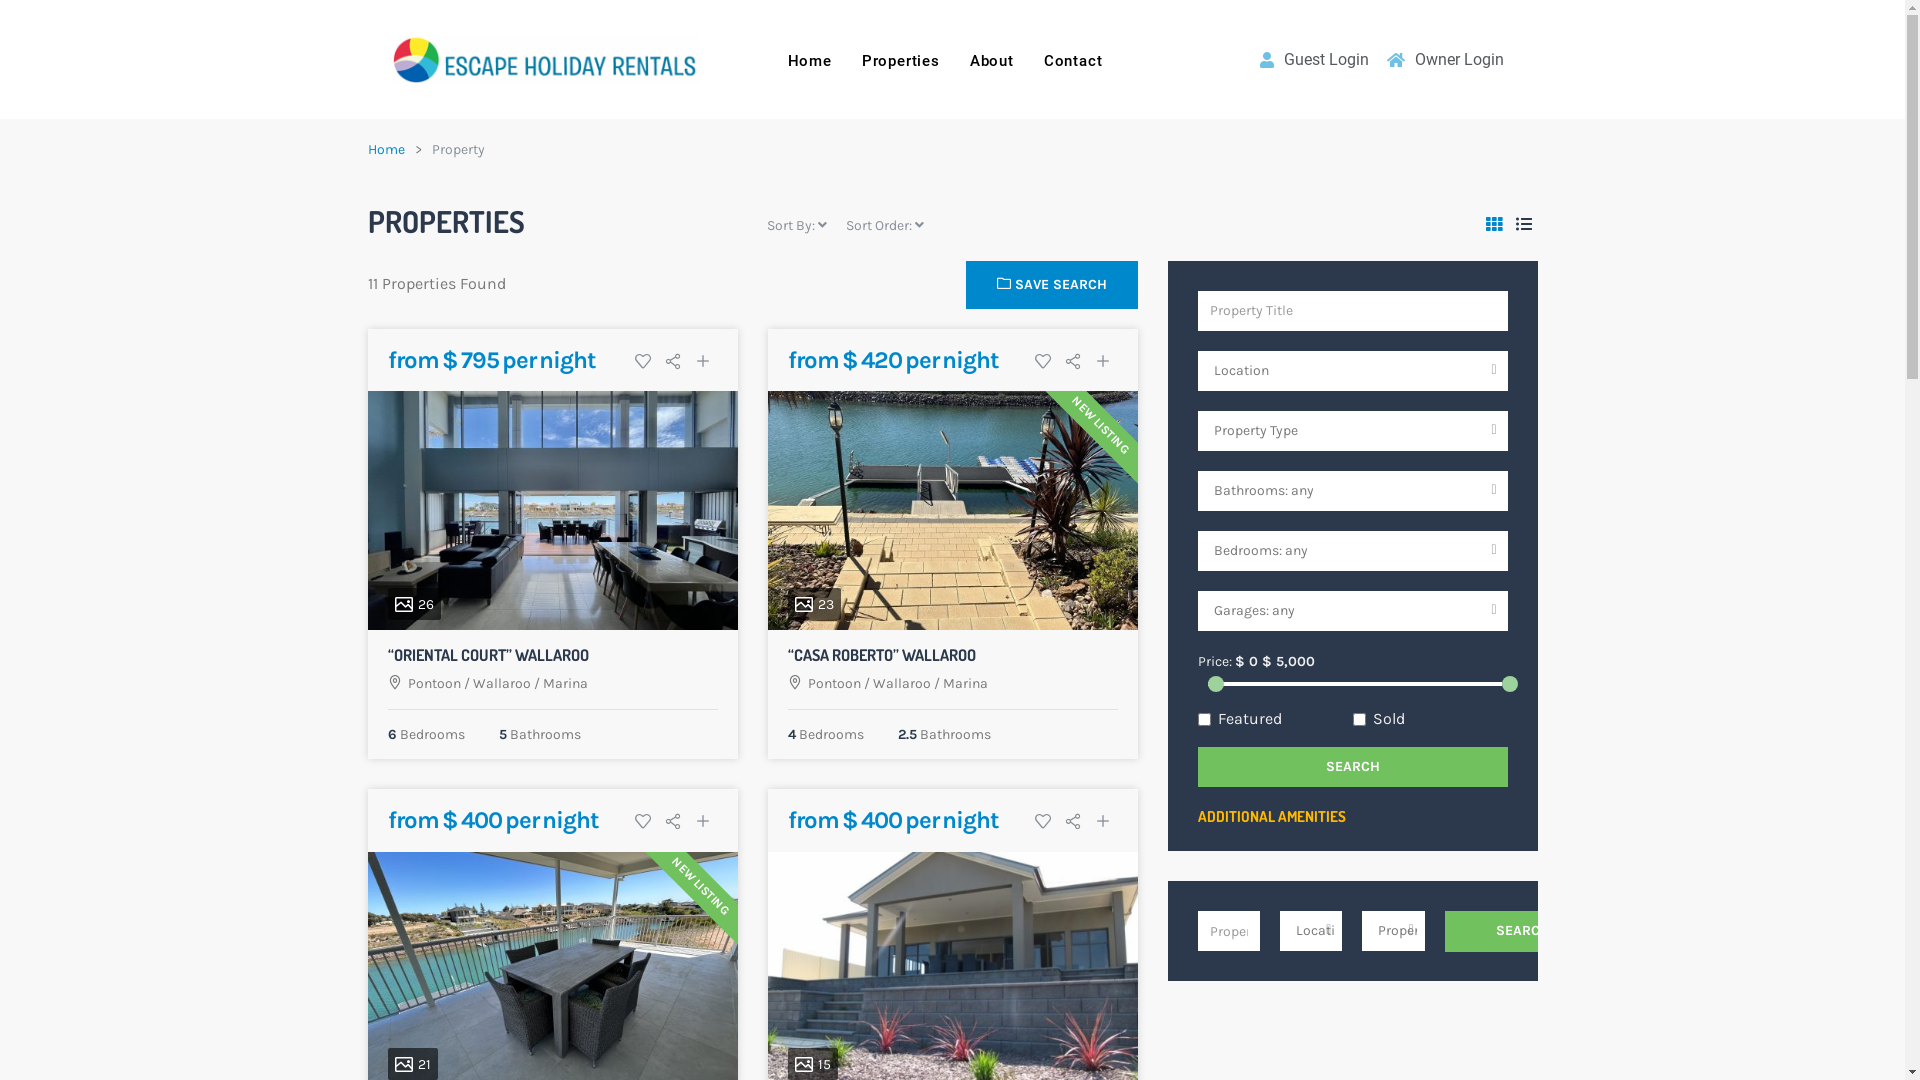  I want to click on 'Contact', so click(1072, 60).